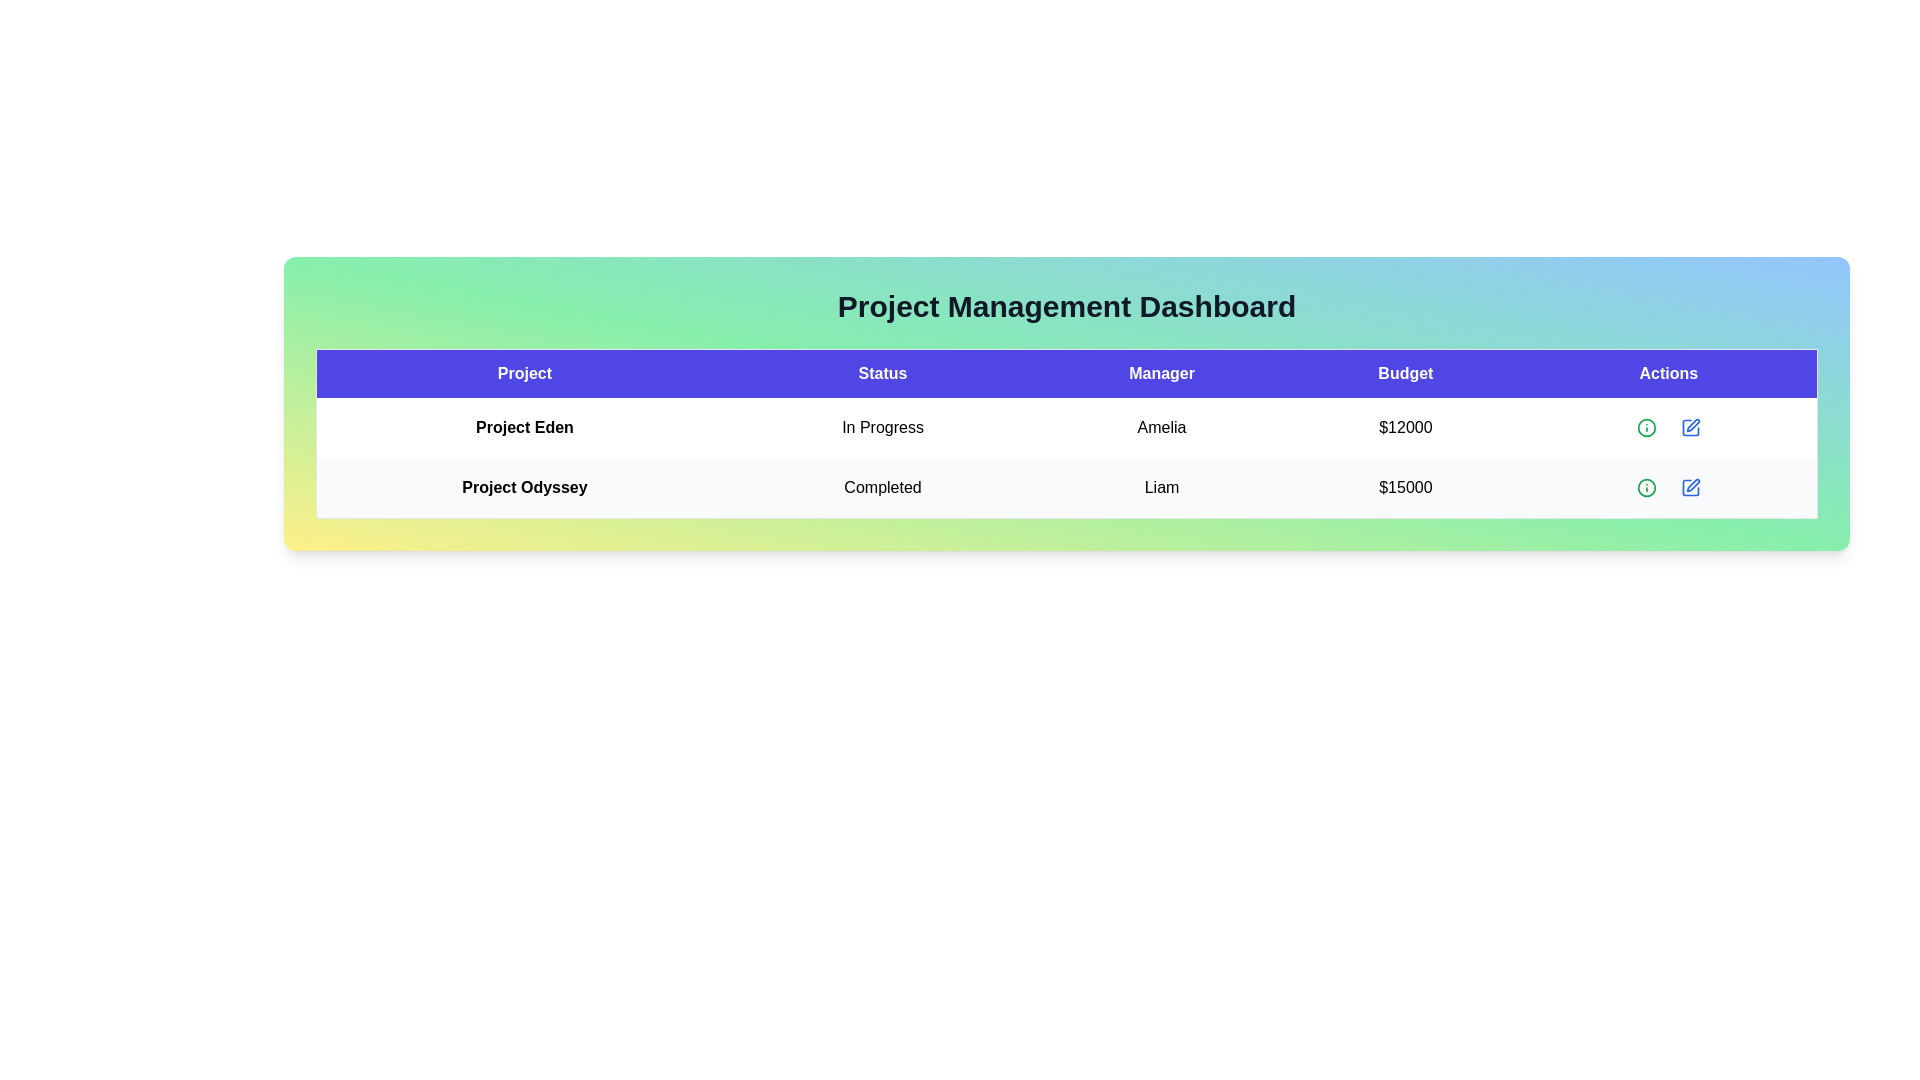  I want to click on the second icon in the 'Actions' column of the table row corresponding to 'Project Eden', so click(1692, 424).